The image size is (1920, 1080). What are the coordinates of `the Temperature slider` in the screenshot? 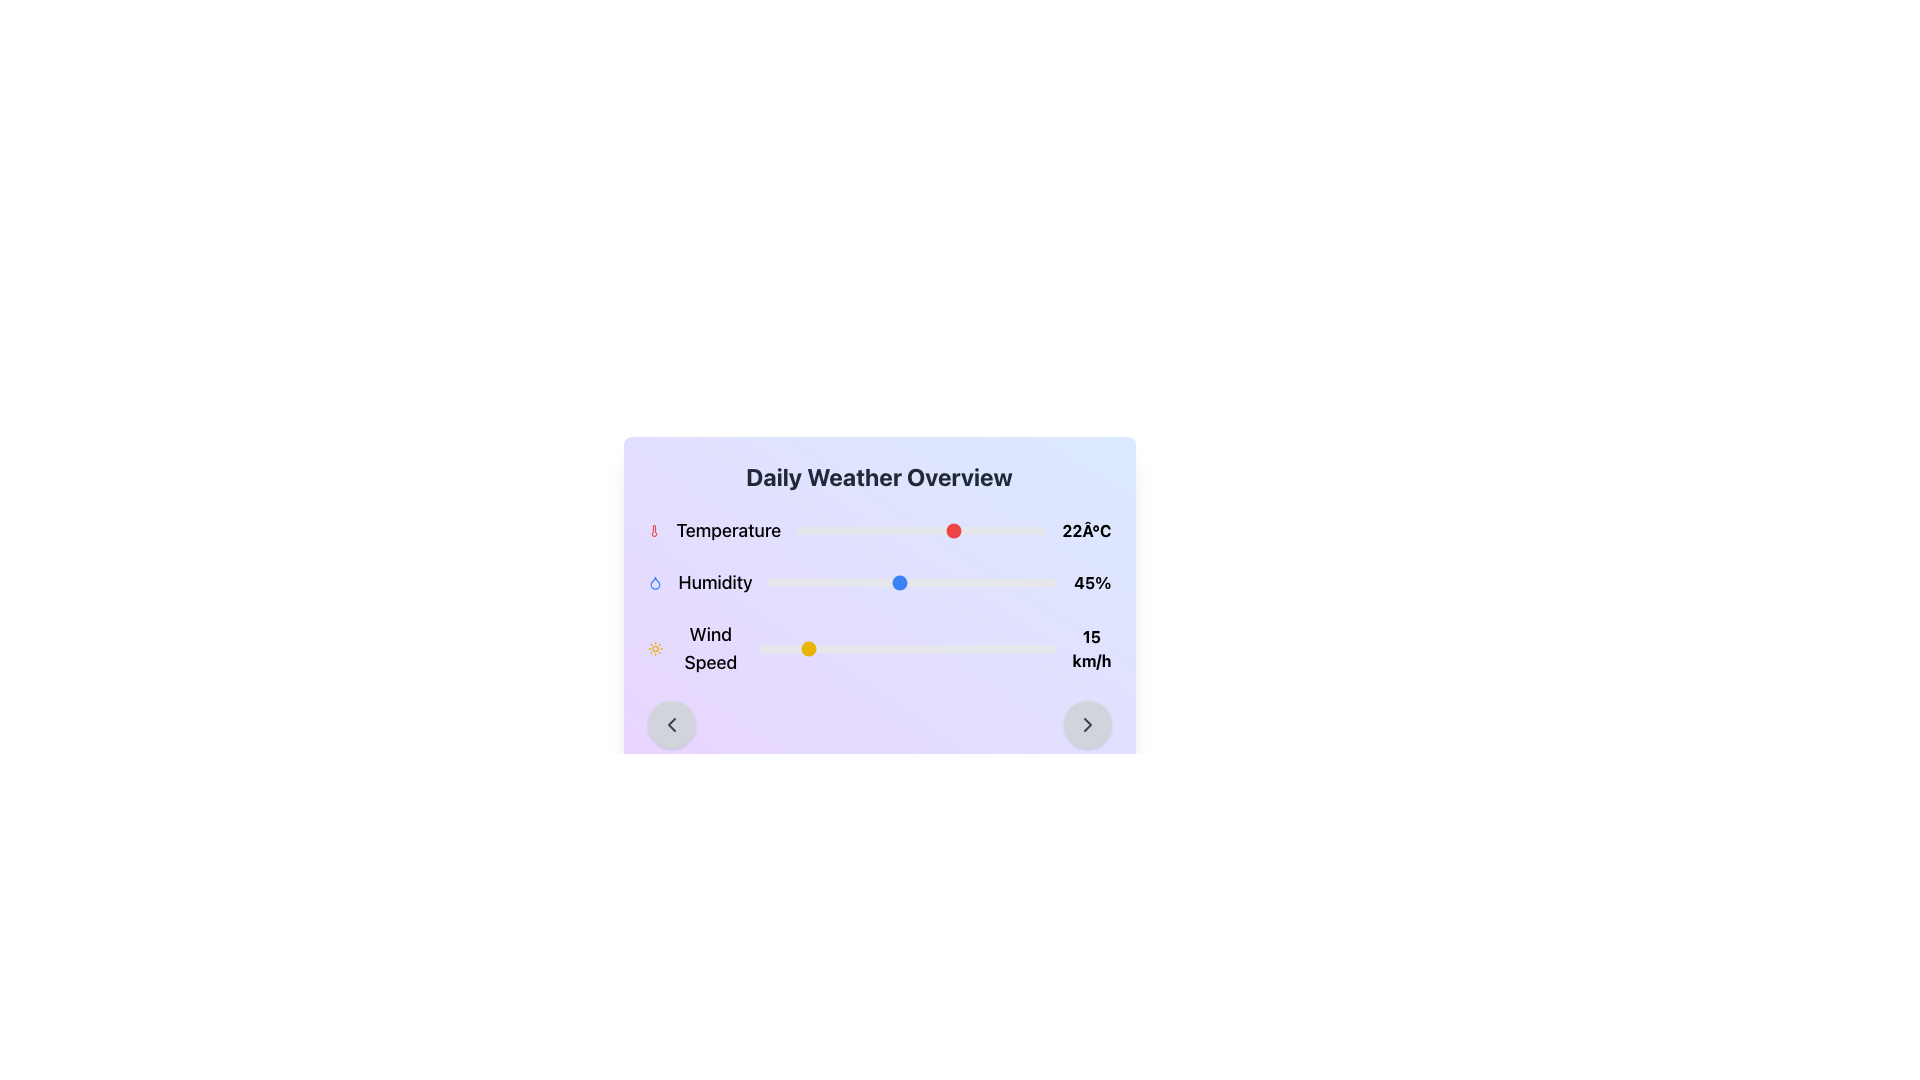 It's located at (817, 530).